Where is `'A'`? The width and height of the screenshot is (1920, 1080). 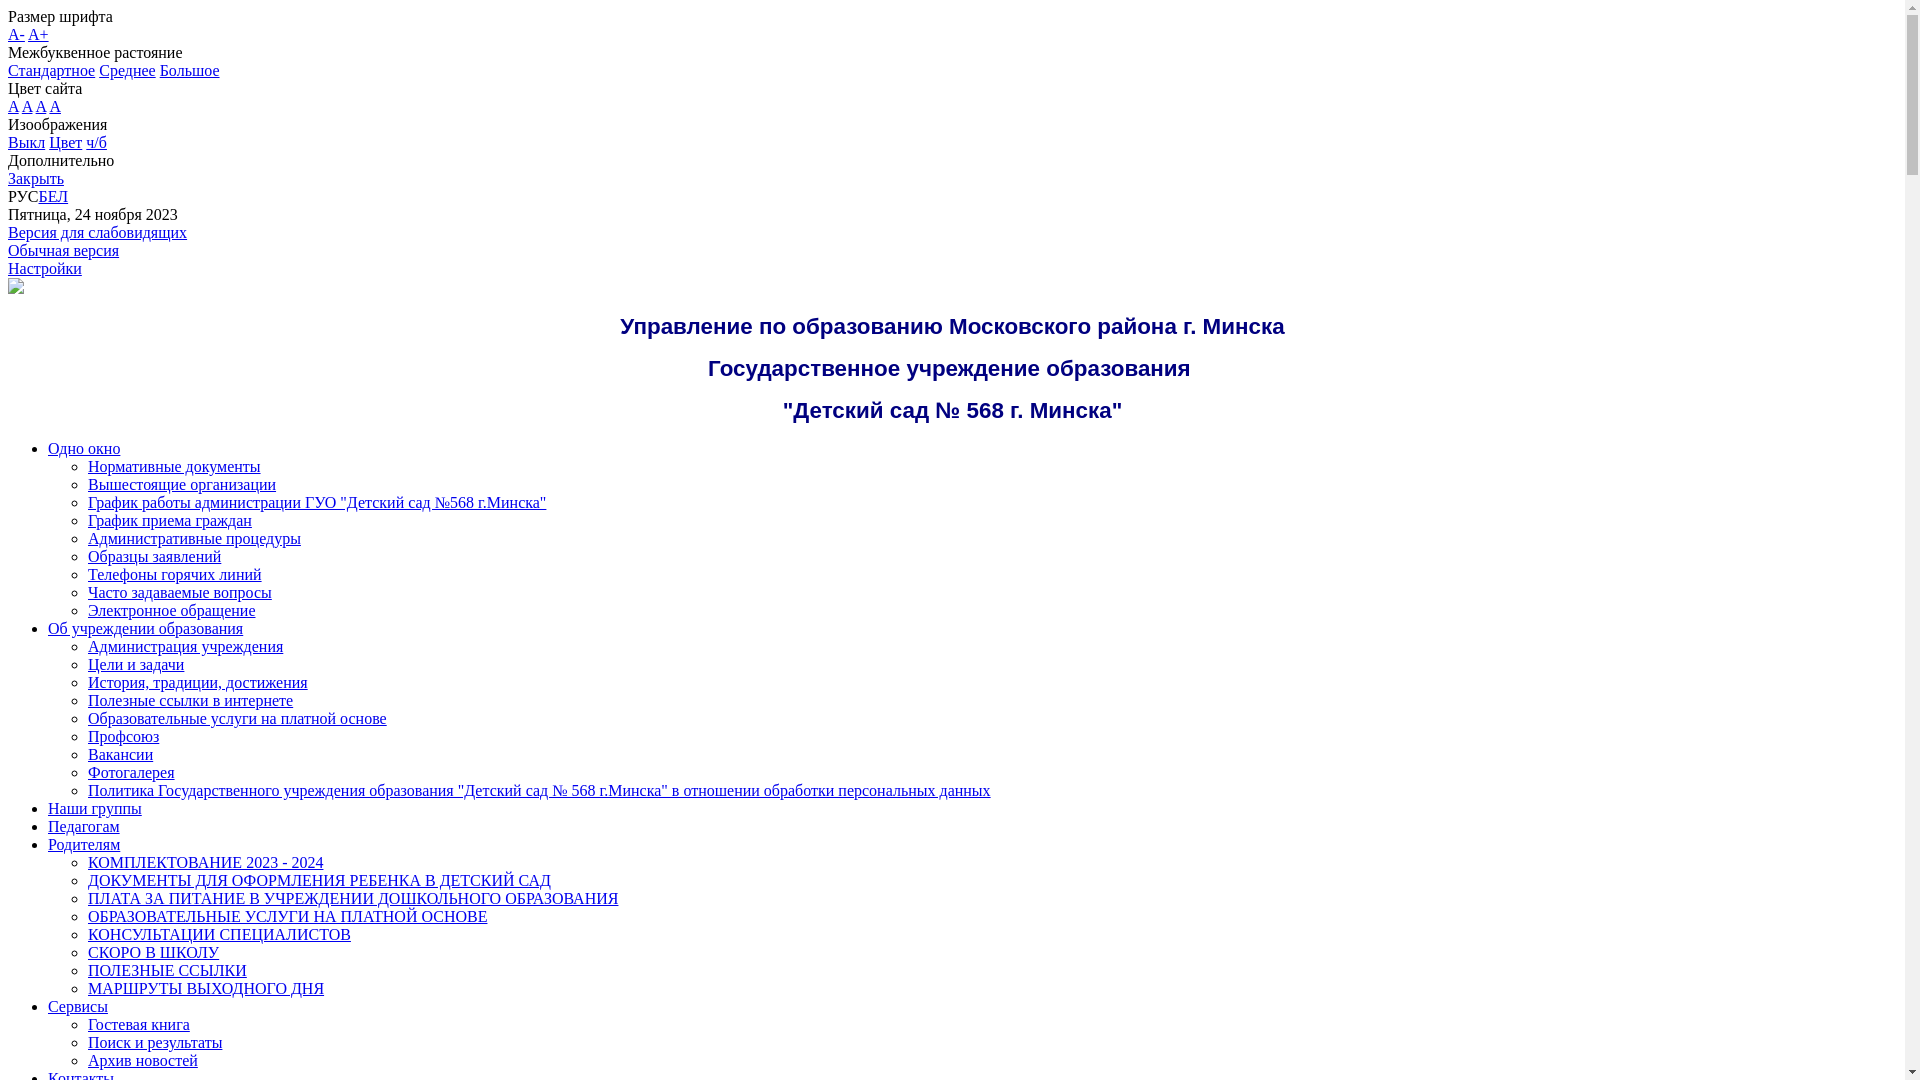 'A' is located at coordinates (27, 106).